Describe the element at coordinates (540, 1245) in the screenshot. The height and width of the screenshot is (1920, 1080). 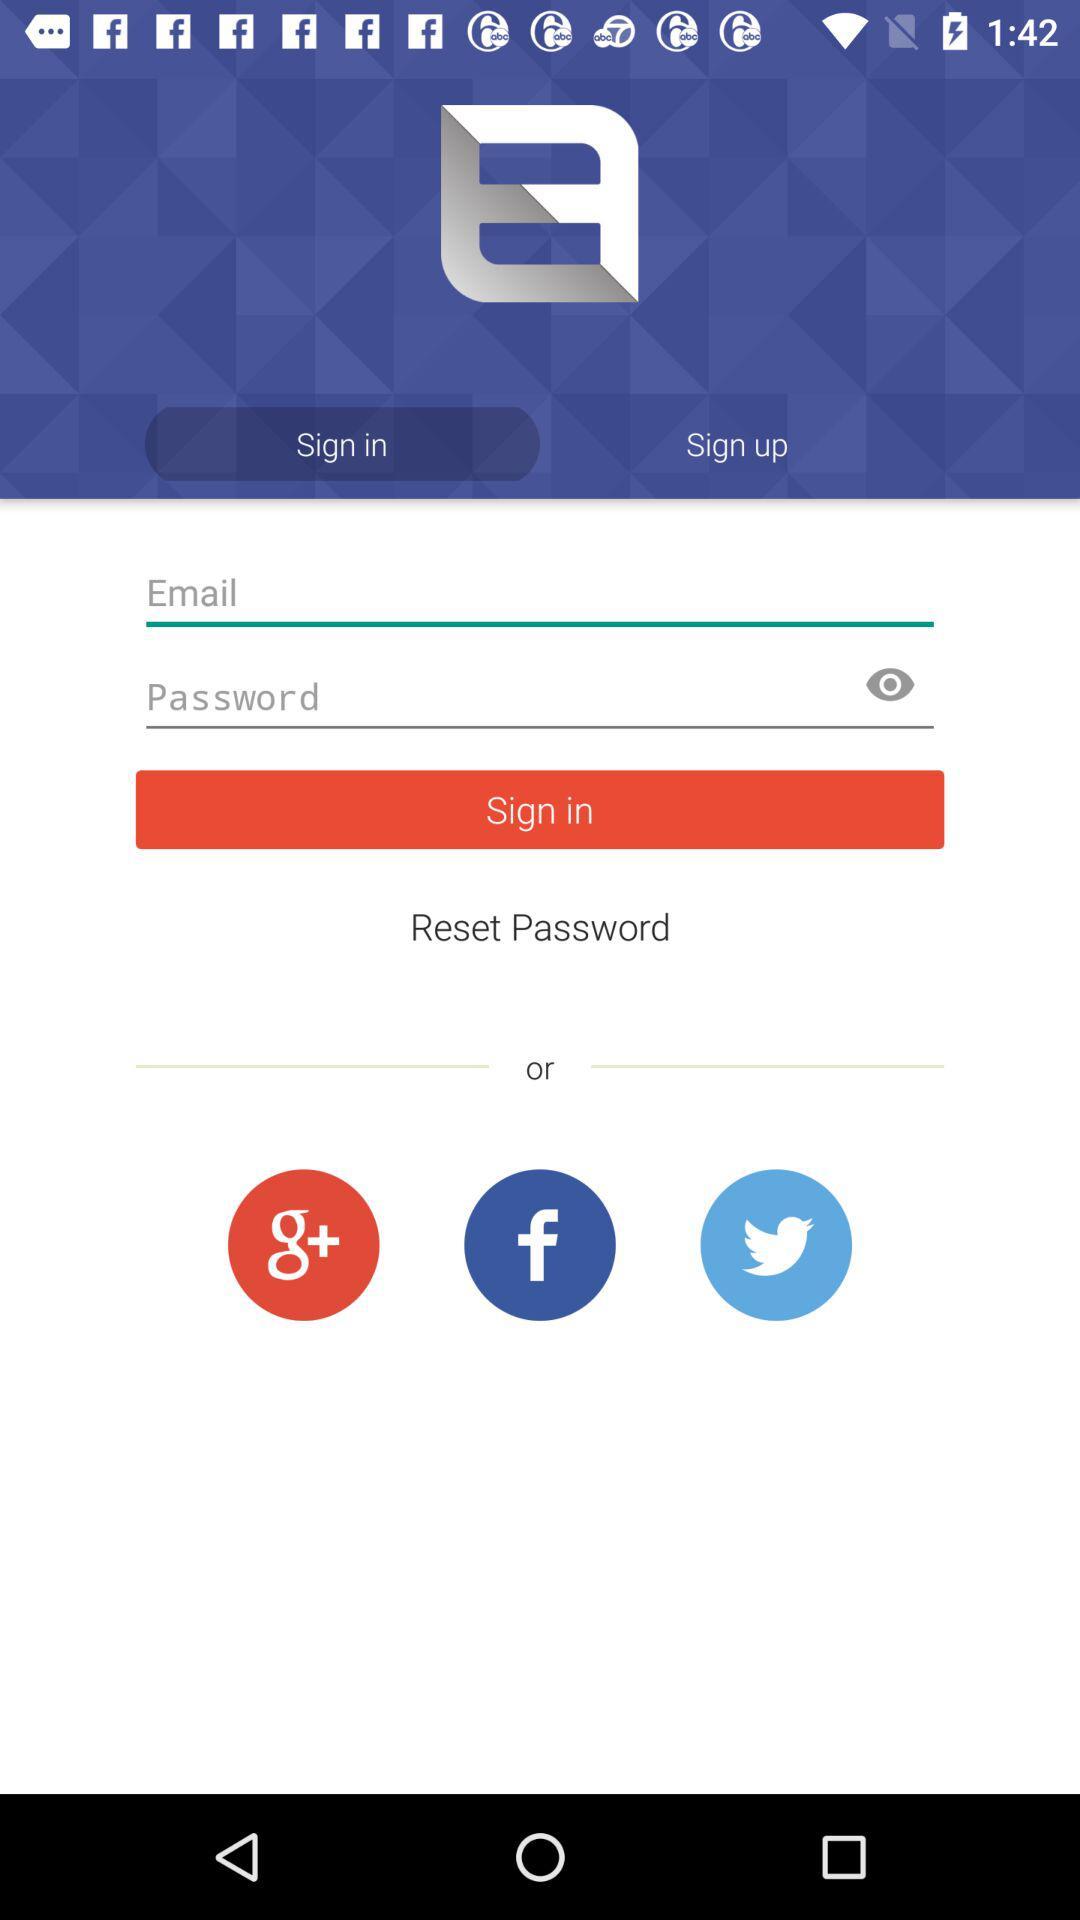
I see `facebook icon at bottom of the page` at that location.